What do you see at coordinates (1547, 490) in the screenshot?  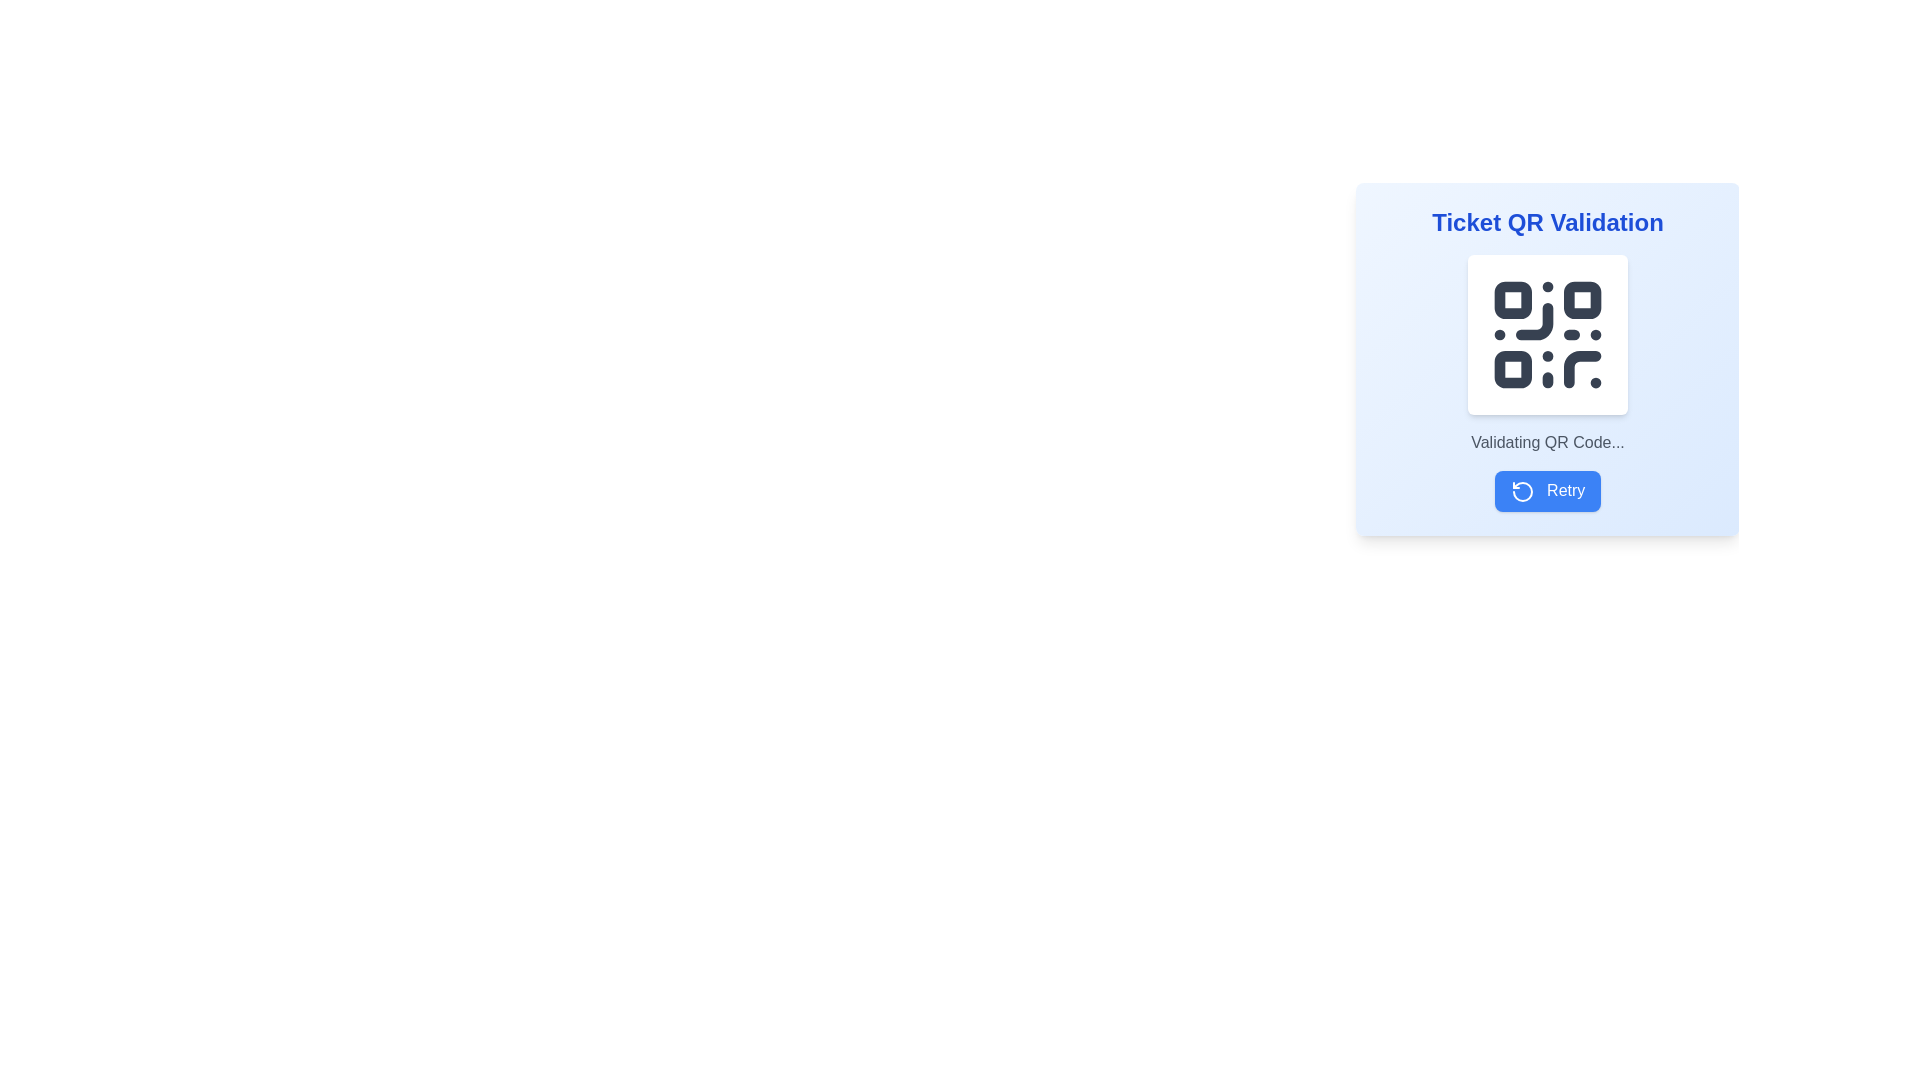 I see `the retry button that is centrally located below the 'Validating QR Code...' text` at bounding box center [1547, 490].